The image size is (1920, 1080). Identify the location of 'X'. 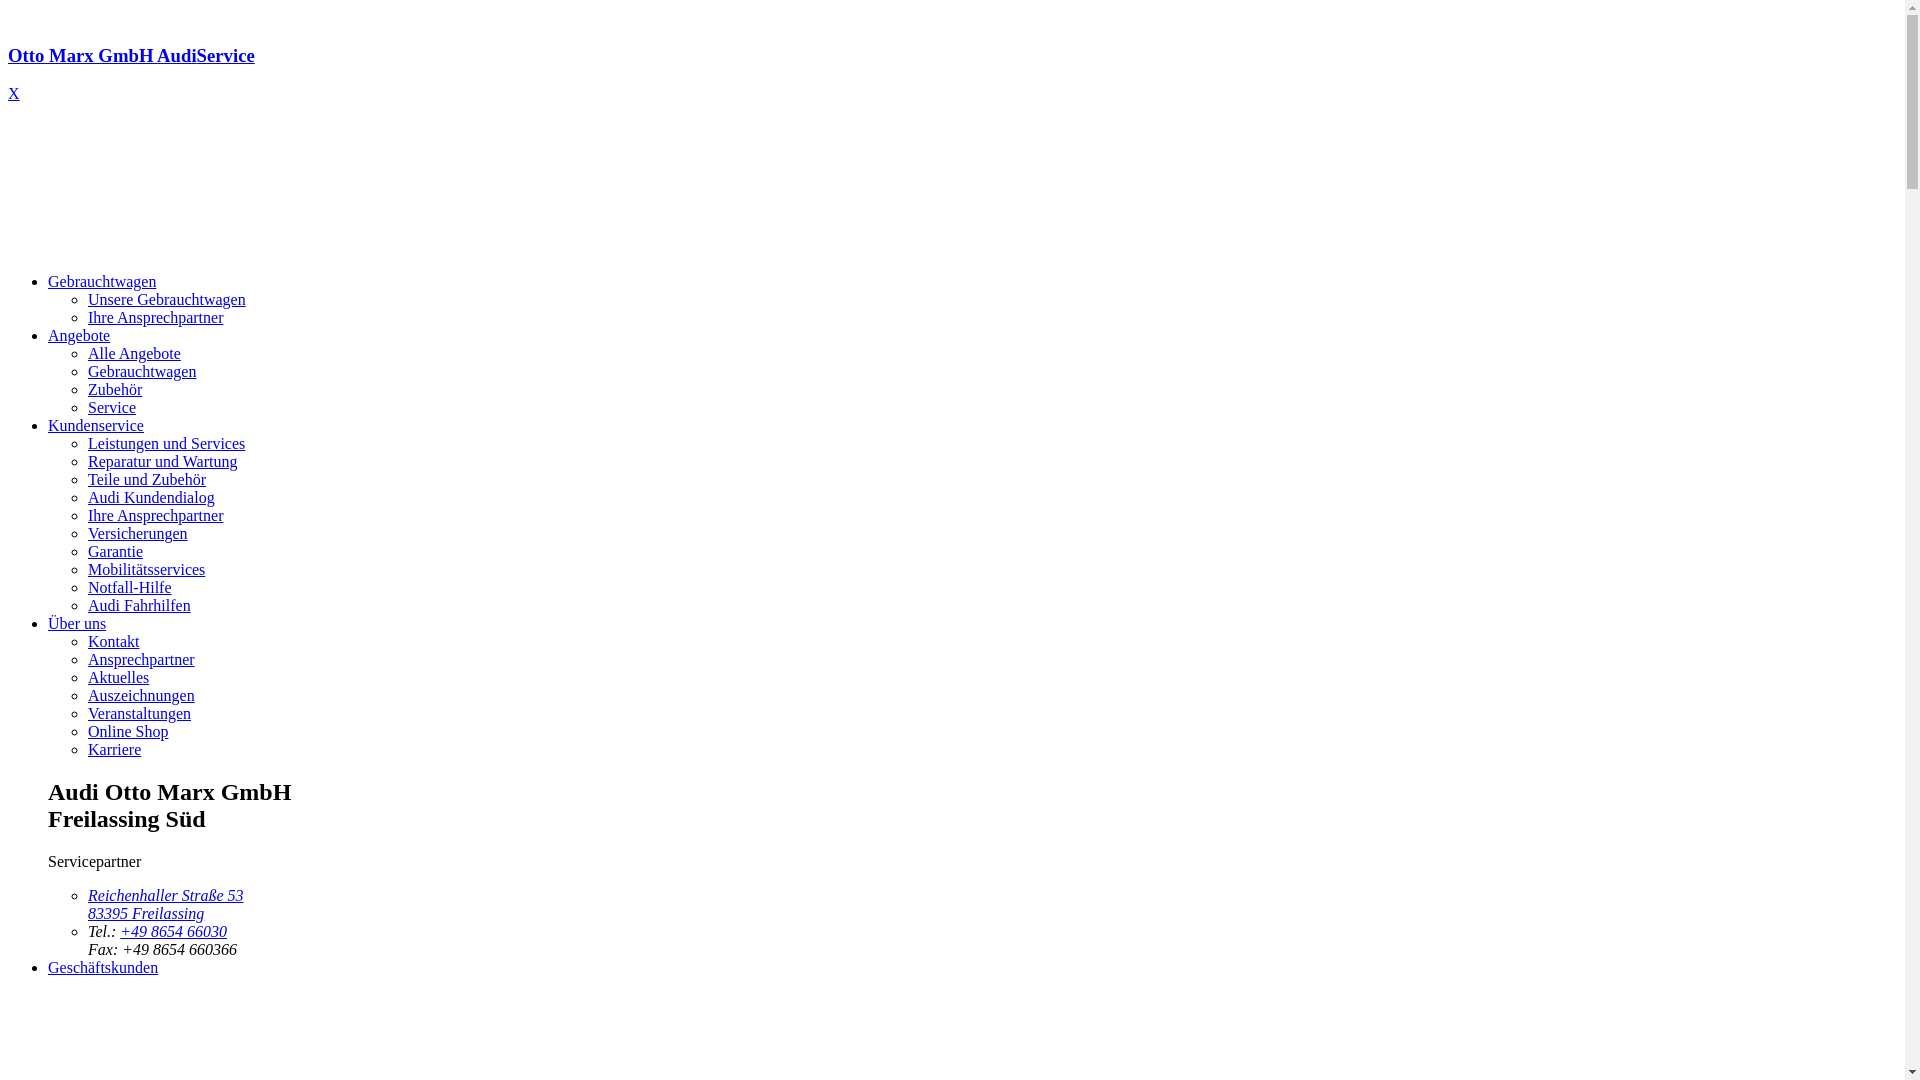
(8, 93).